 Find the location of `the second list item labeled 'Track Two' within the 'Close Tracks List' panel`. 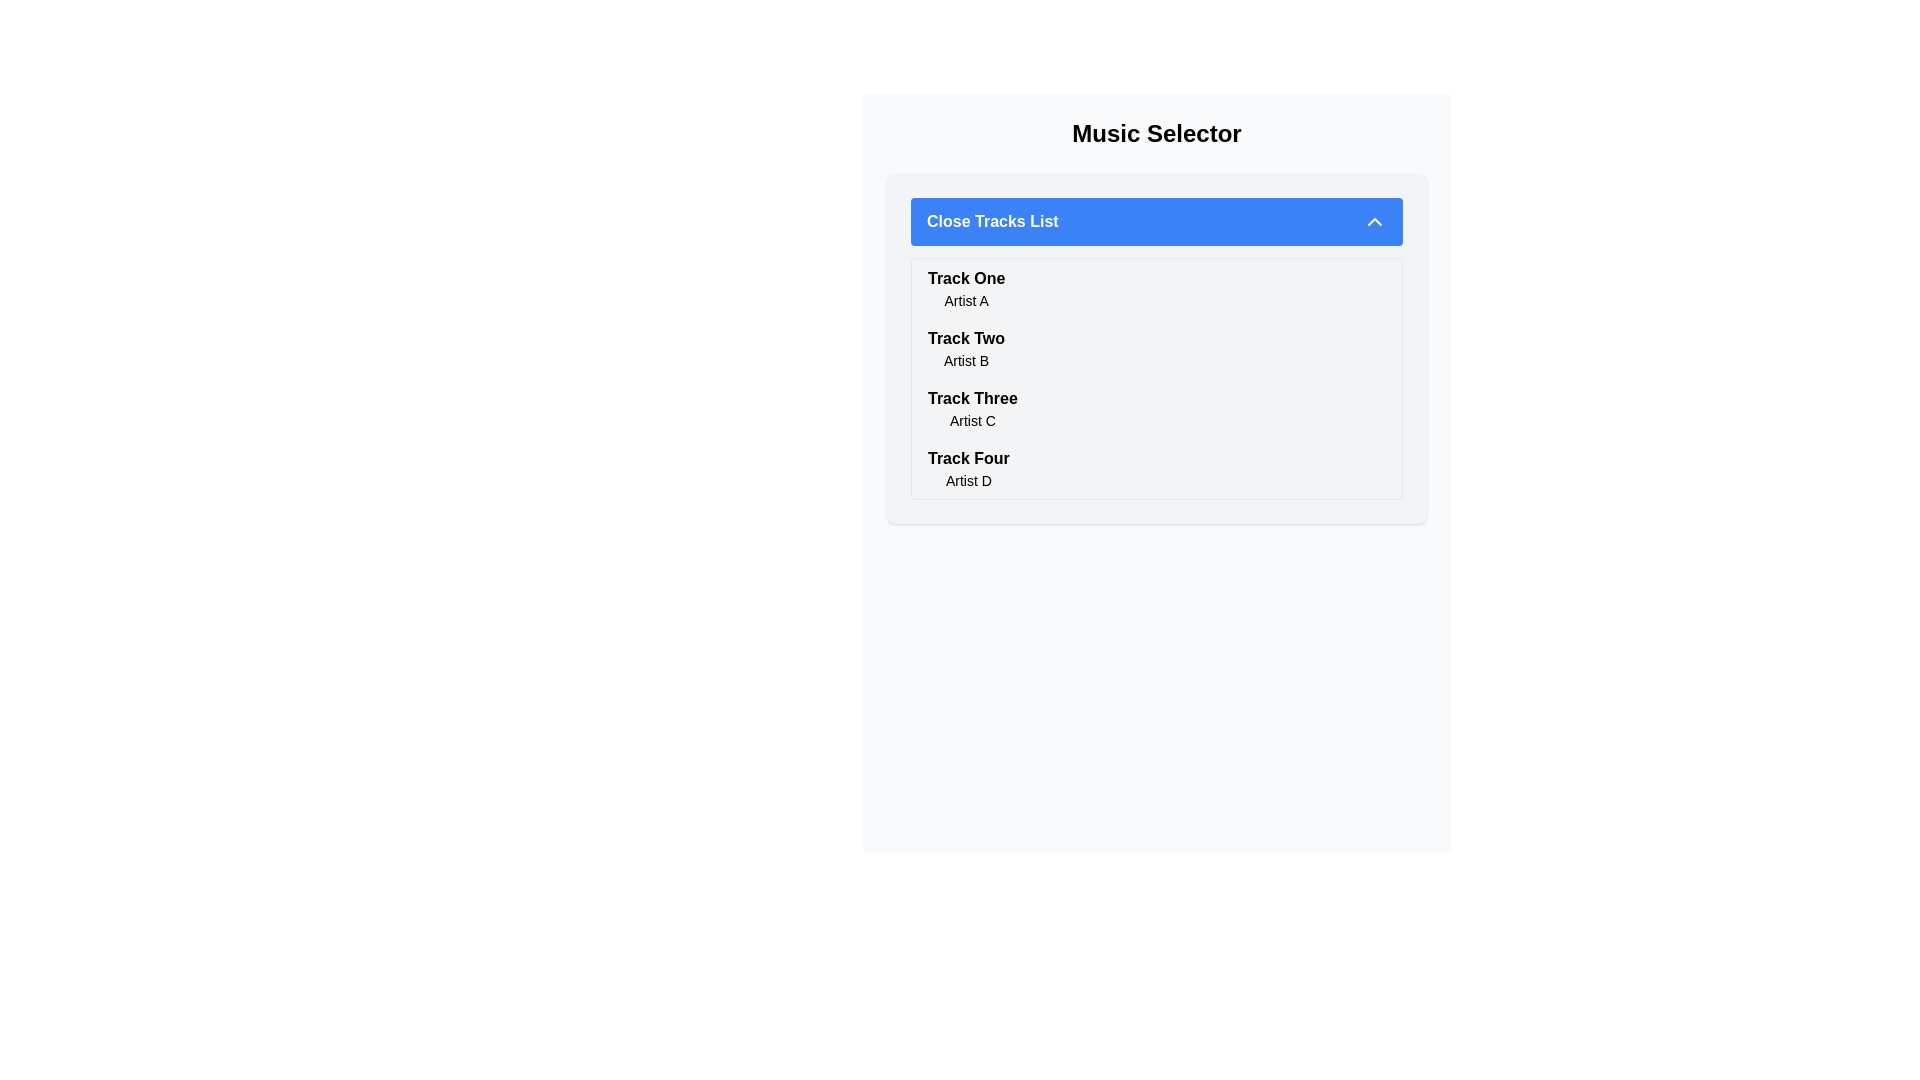

the second list item labeled 'Track Two' within the 'Close Tracks List' panel is located at coordinates (1156, 347).